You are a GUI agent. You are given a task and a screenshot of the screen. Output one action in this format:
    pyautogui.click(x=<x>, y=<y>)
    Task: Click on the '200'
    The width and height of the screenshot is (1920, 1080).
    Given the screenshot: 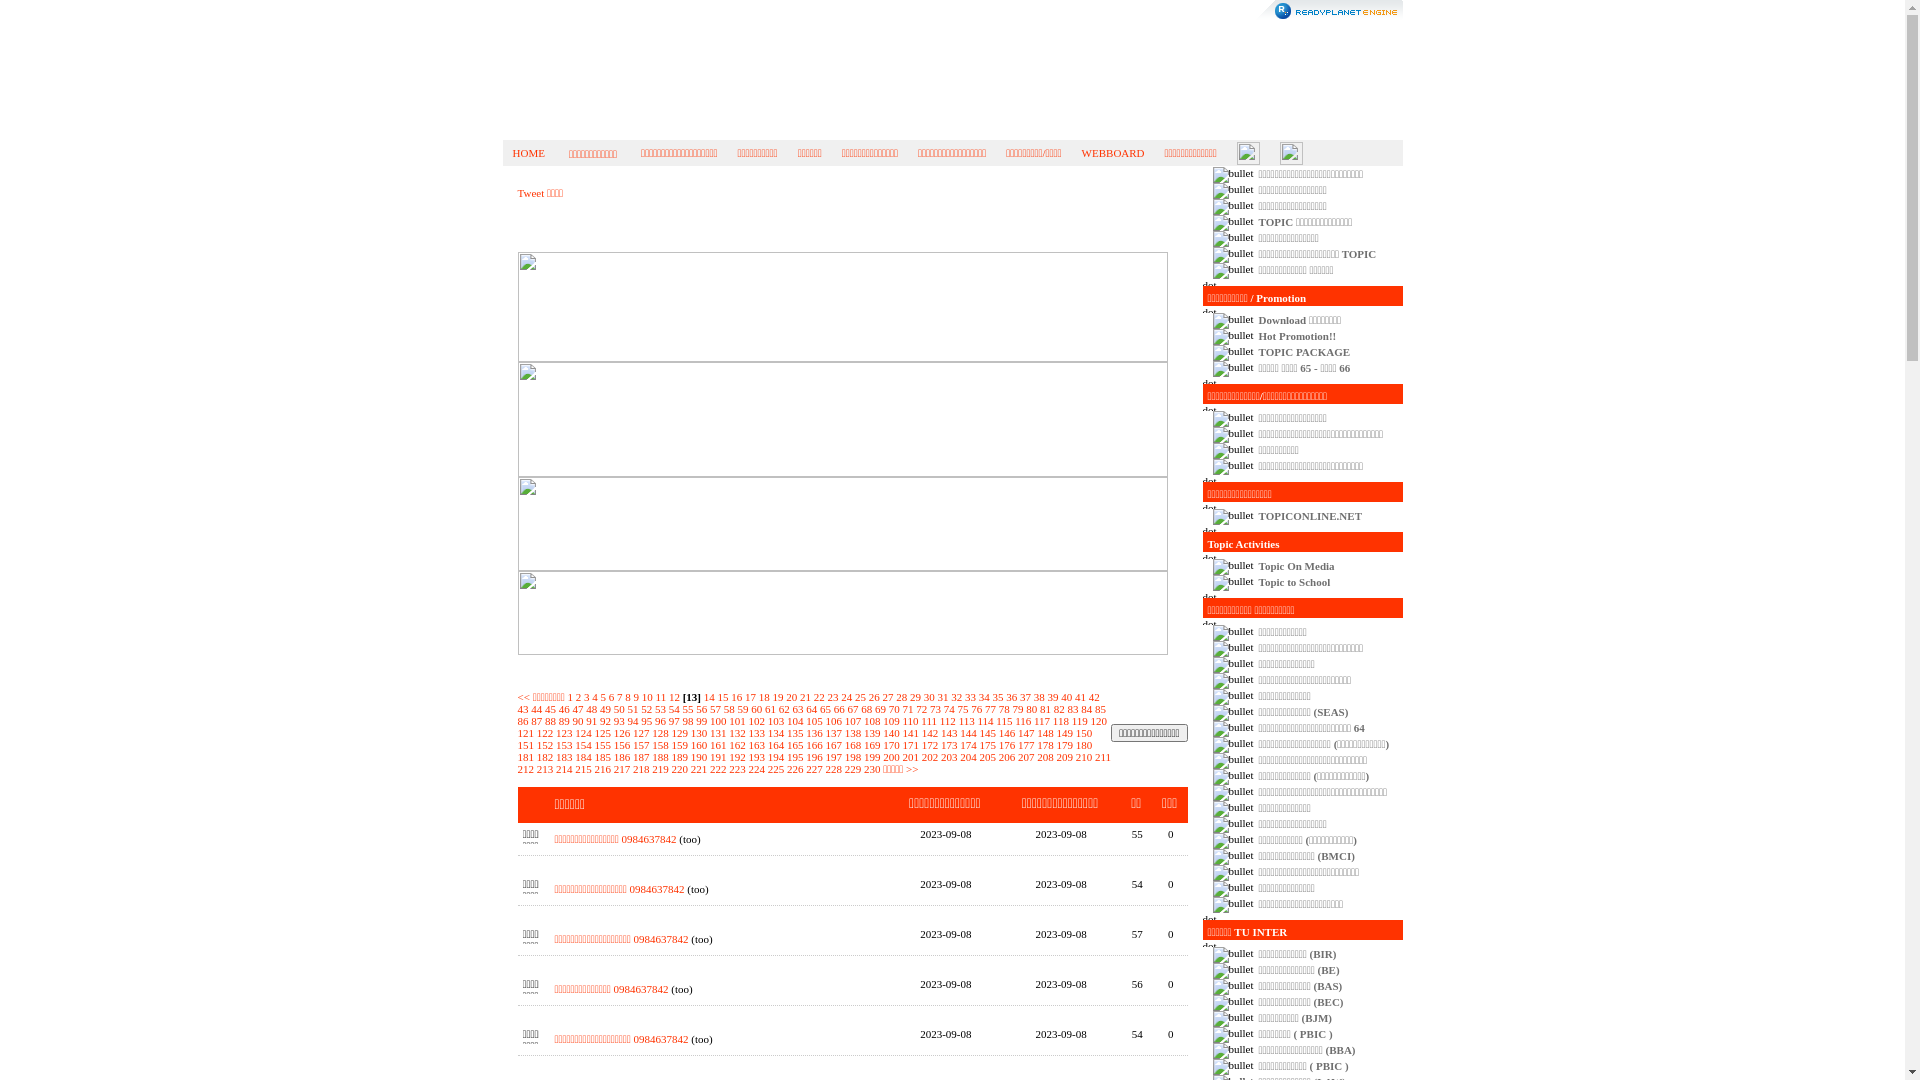 What is the action you would take?
    pyautogui.click(x=890, y=756)
    